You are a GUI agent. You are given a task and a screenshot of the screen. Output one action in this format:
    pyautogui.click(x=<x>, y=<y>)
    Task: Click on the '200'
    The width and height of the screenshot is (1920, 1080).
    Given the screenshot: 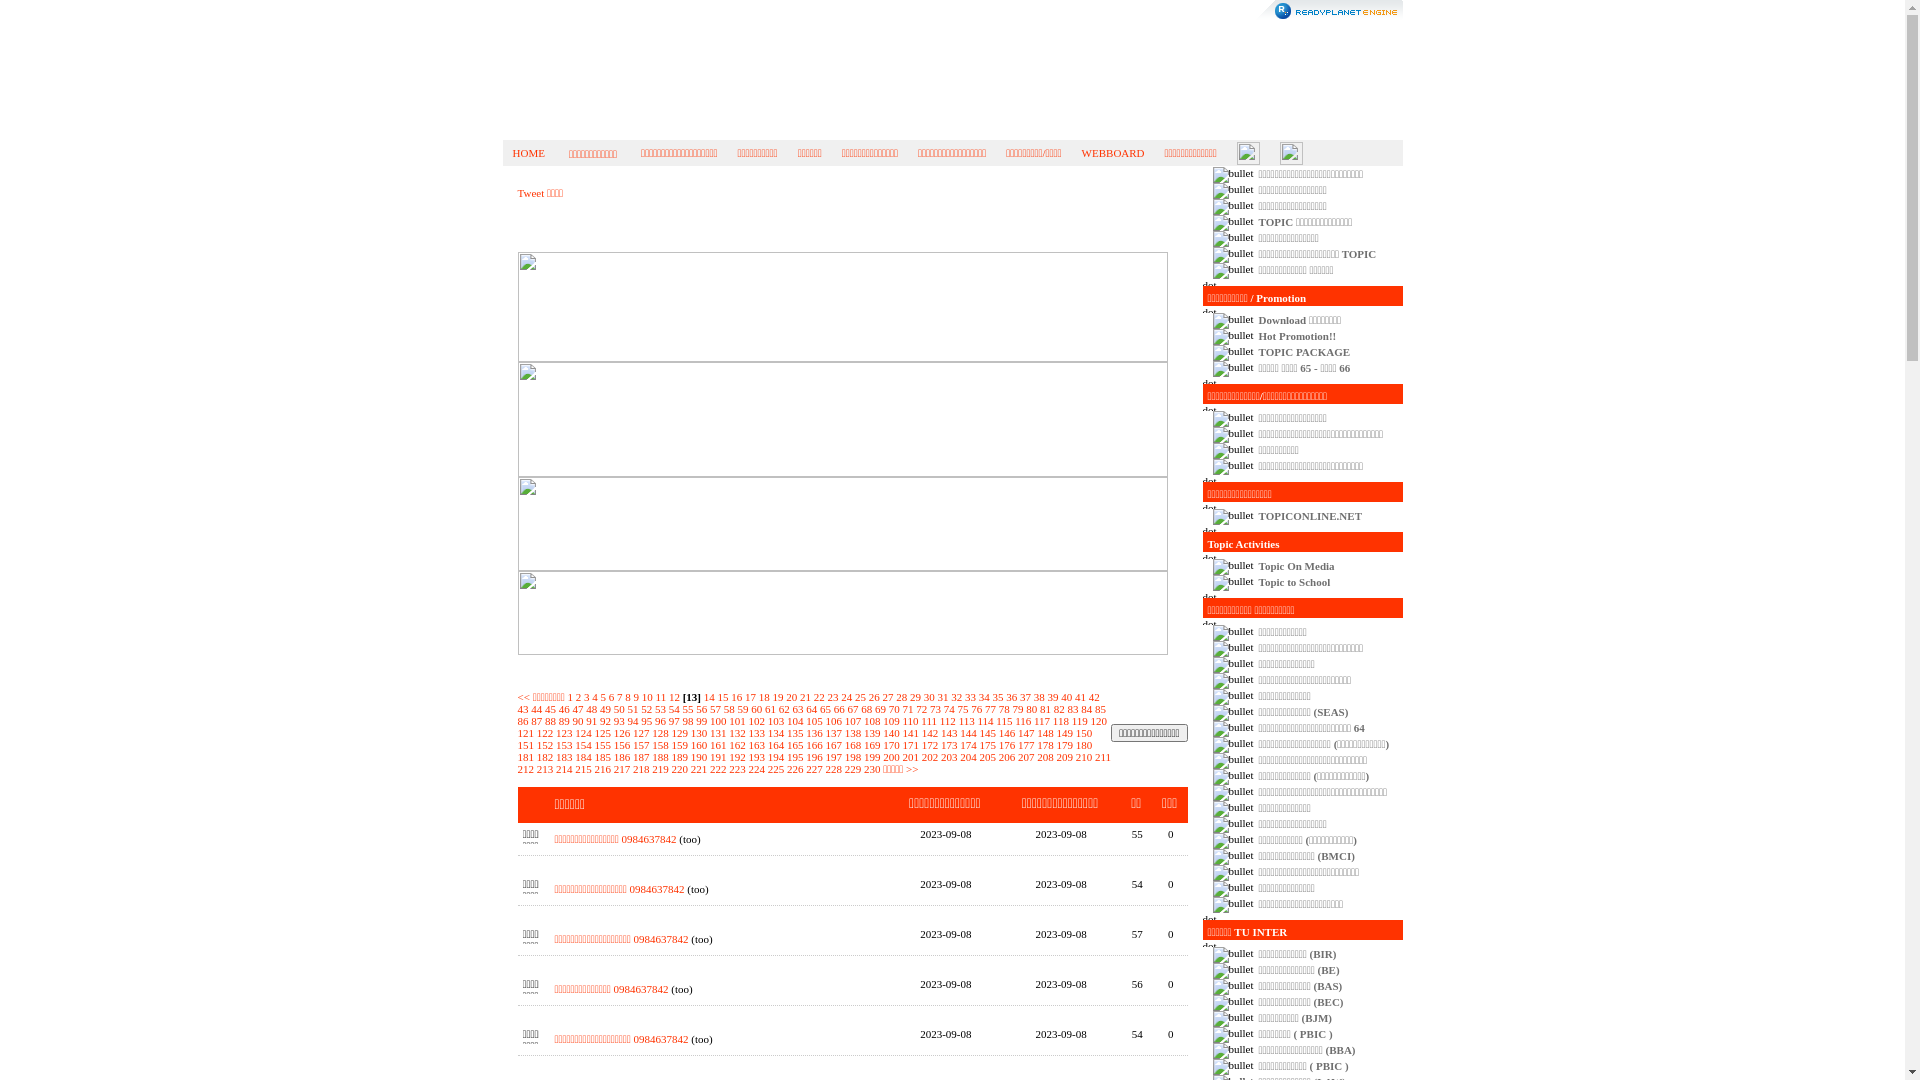 What is the action you would take?
    pyautogui.click(x=890, y=756)
    